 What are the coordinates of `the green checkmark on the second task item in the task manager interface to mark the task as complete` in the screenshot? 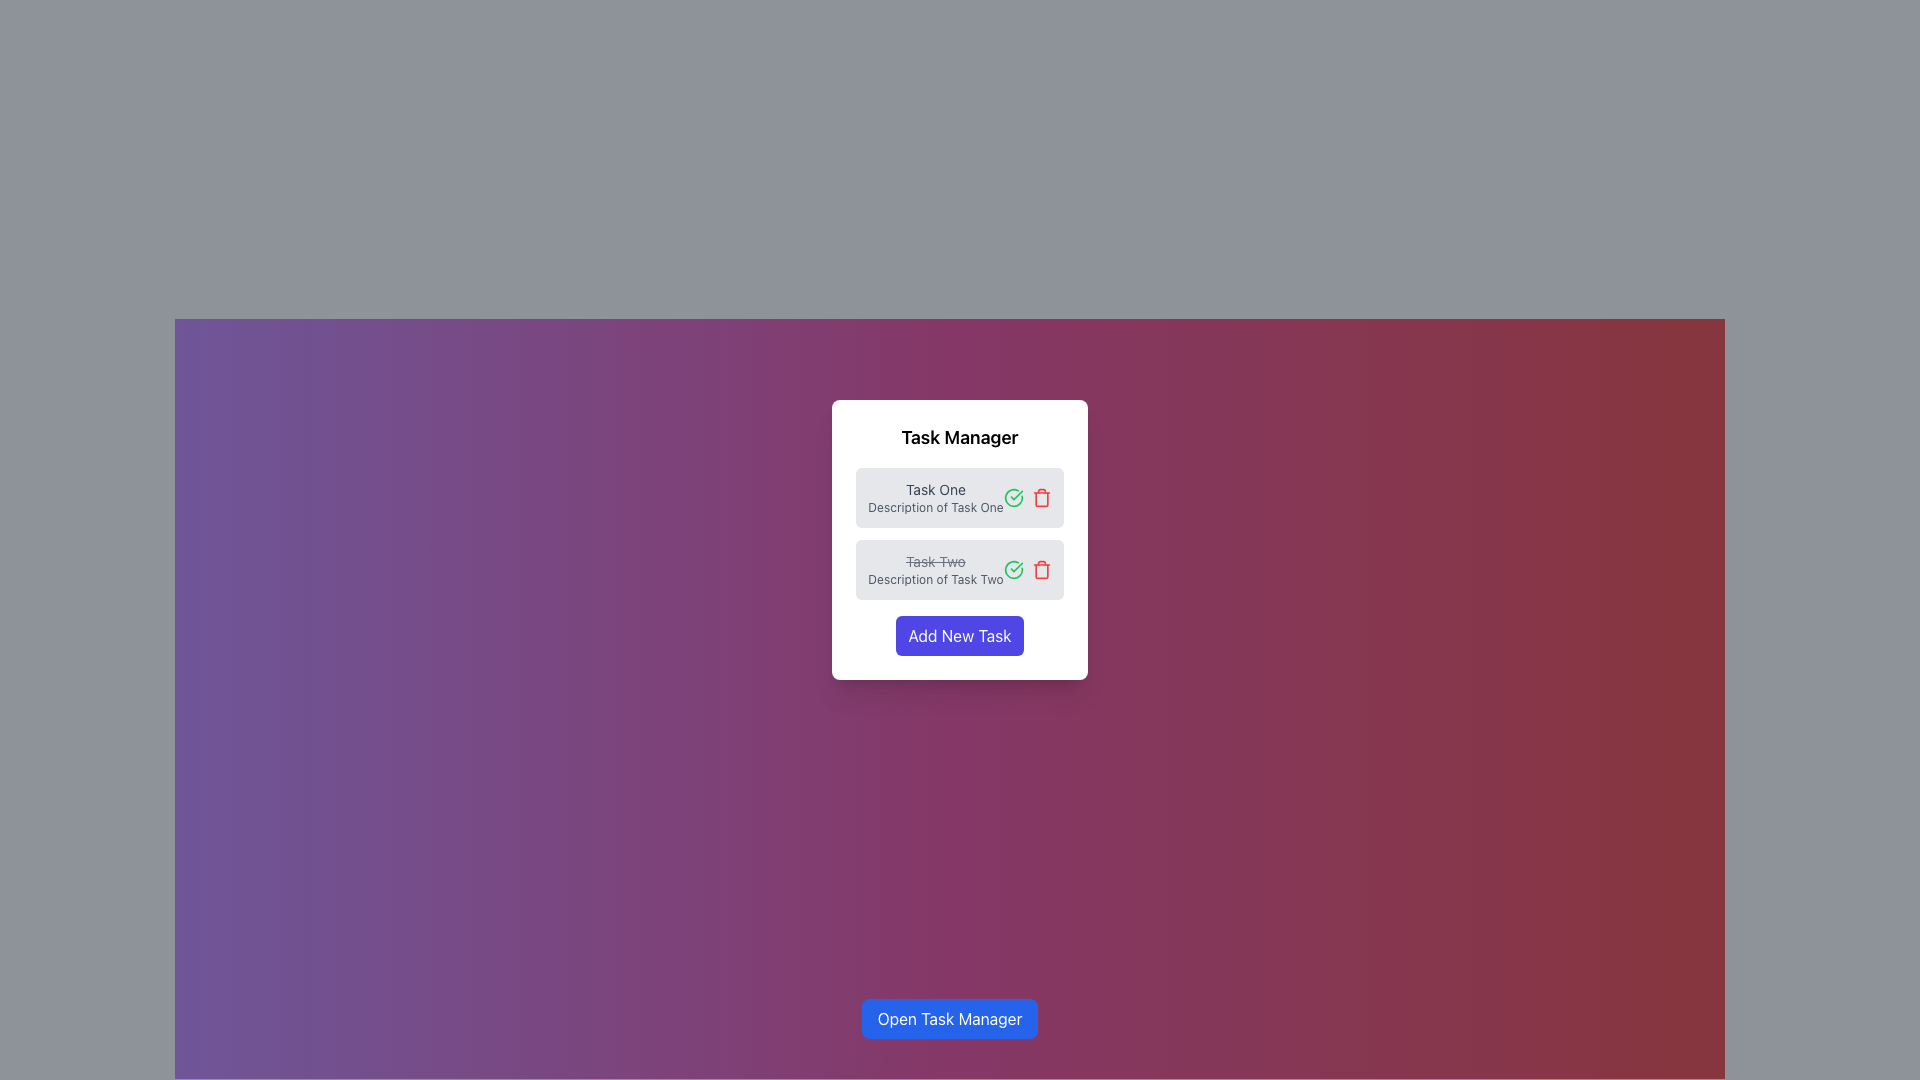 It's located at (960, 570).